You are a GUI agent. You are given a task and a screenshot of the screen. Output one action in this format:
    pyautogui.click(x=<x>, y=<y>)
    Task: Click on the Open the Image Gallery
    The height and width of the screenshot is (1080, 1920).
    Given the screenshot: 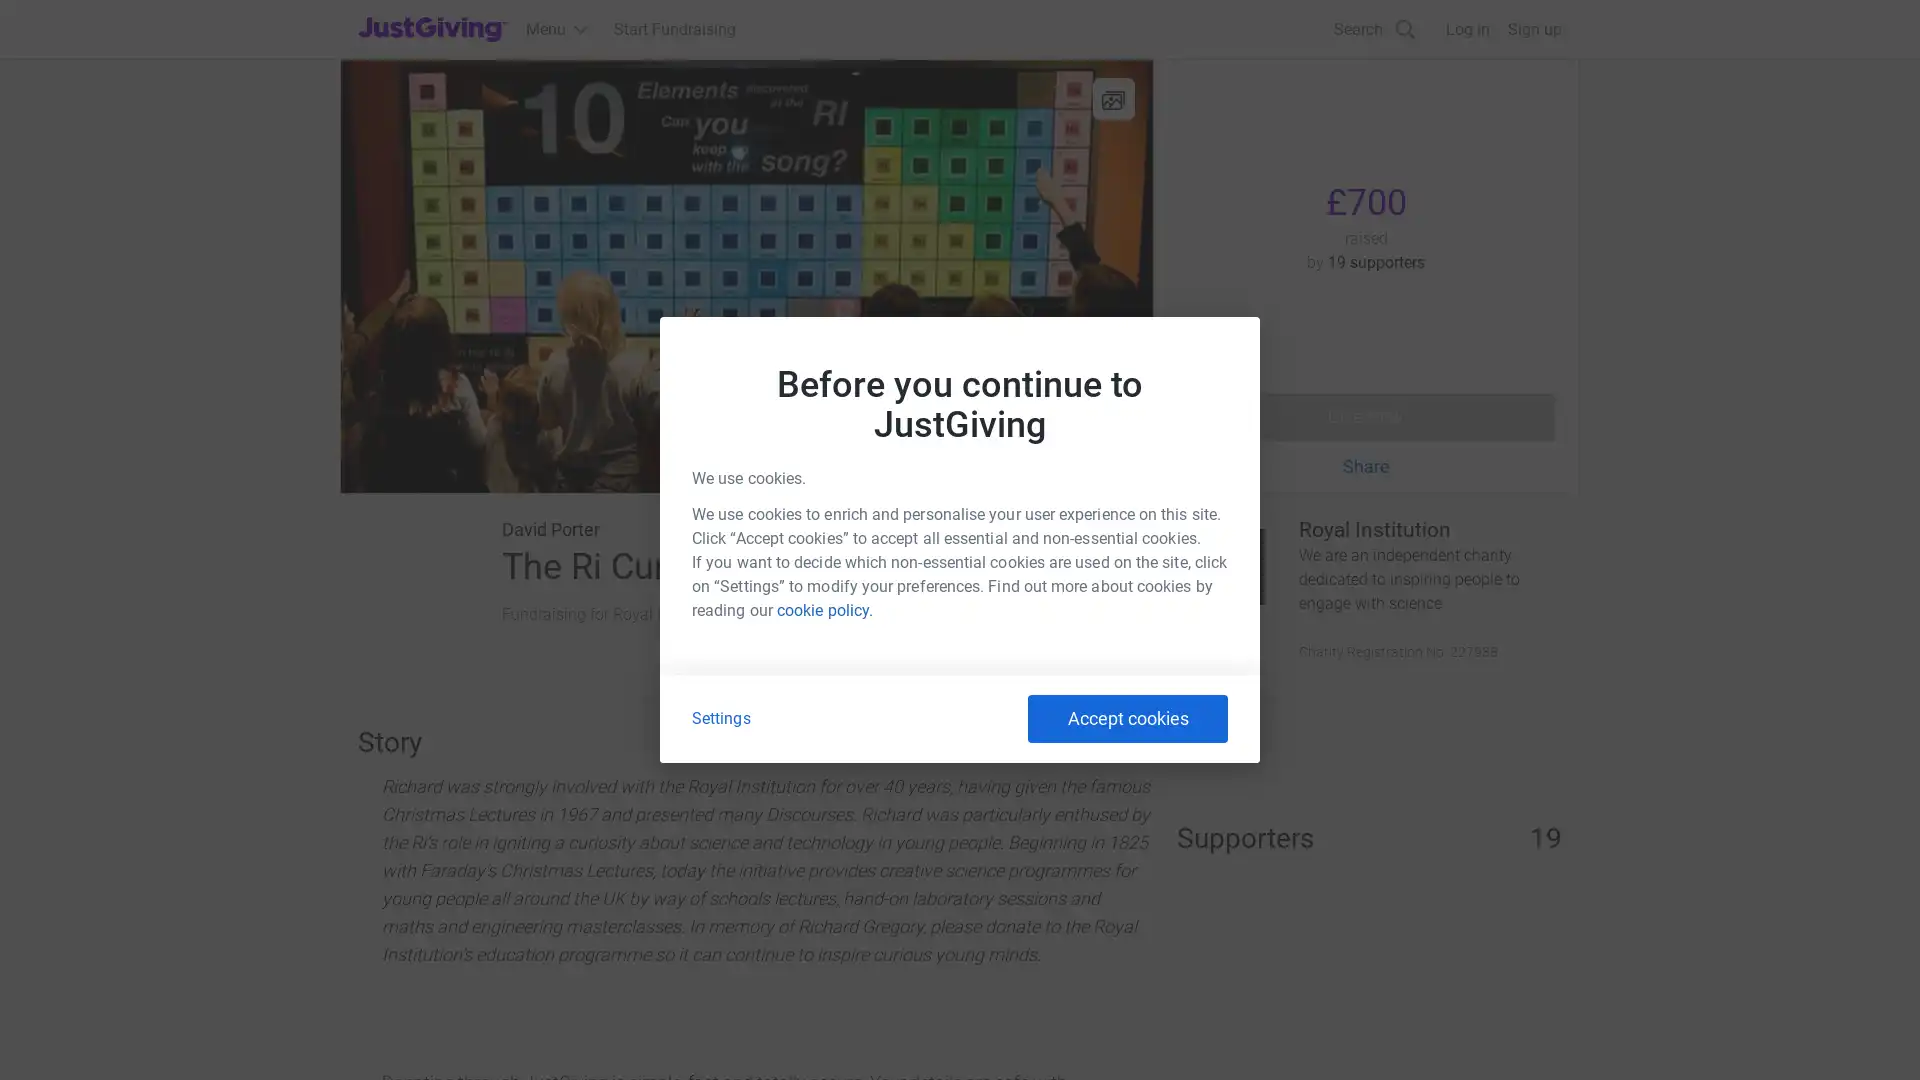 What is the action you would take?
    pyautogui.click(x=745, y=276)
    